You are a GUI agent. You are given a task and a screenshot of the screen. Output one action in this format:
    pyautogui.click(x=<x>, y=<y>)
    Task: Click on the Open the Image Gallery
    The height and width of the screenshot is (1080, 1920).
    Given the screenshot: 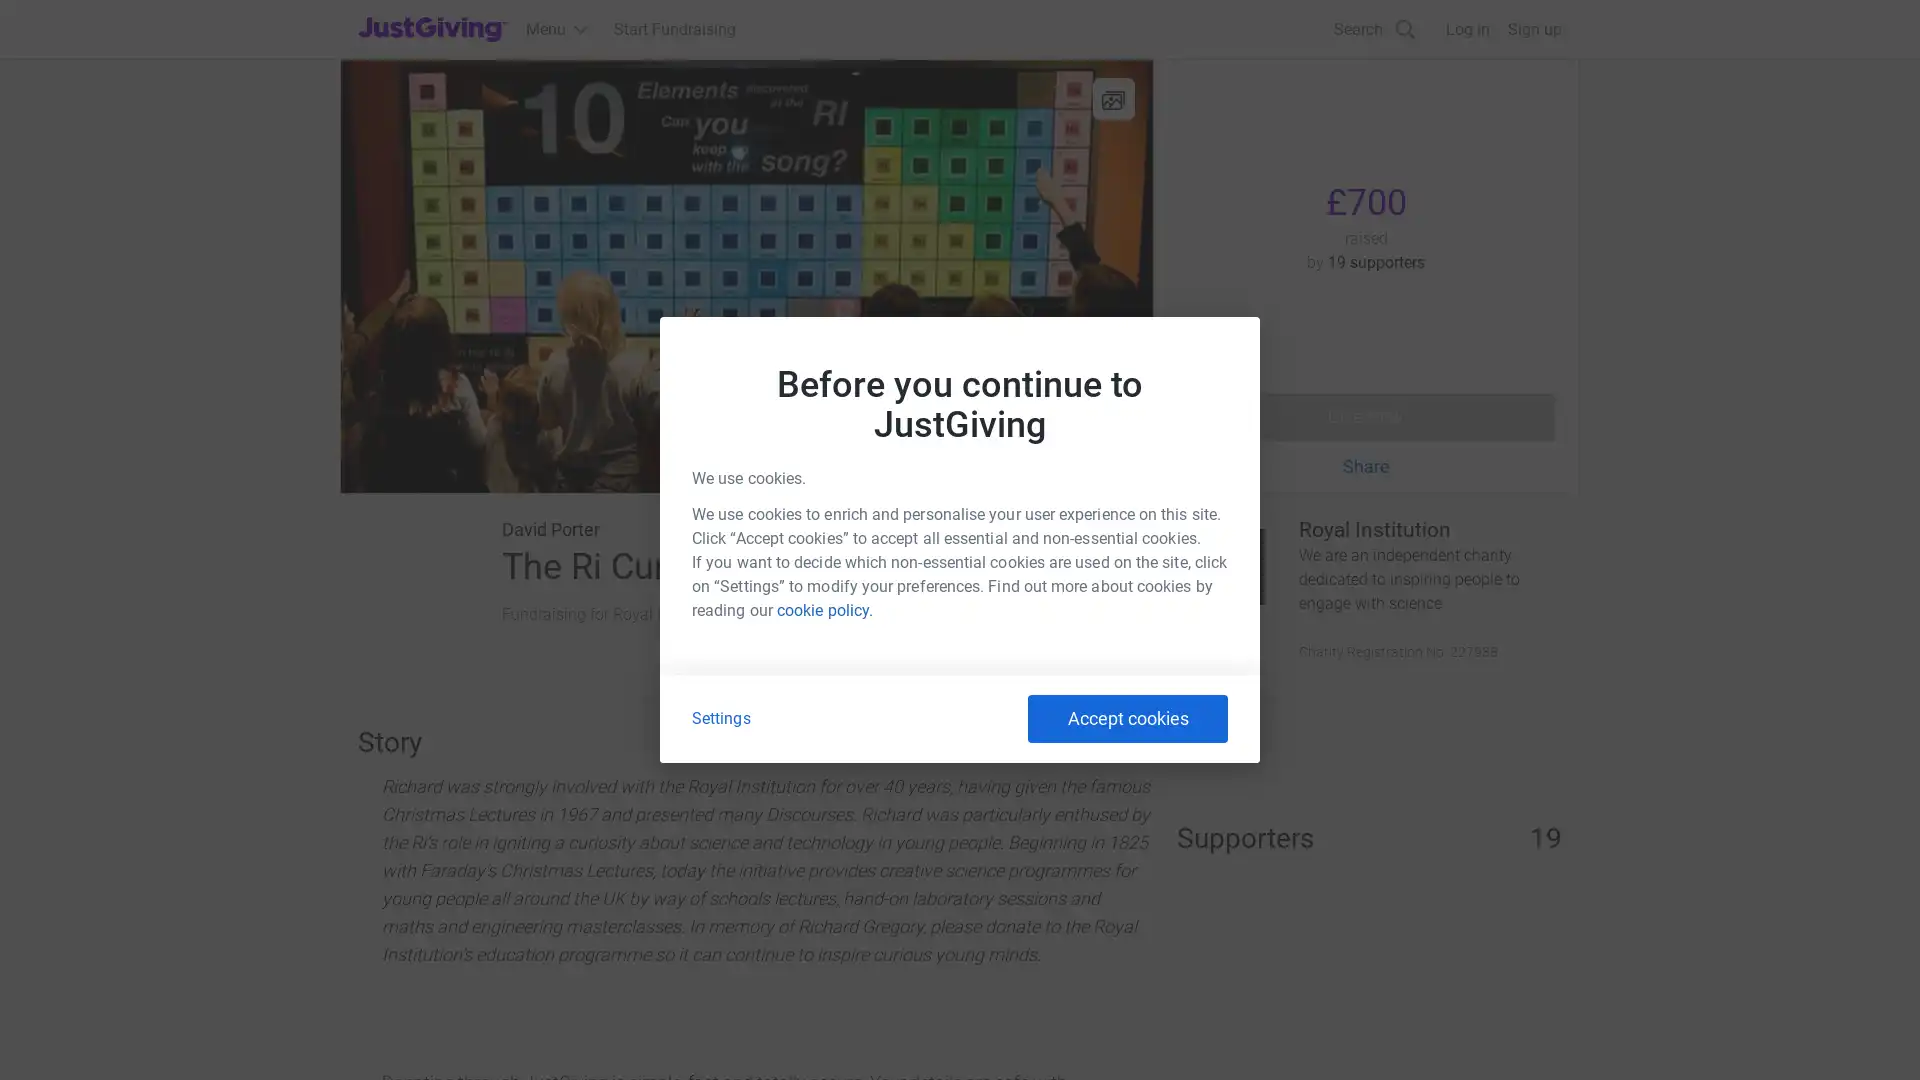 What is the action you would take?
    pyautogui.click(x=745, y=276)
    